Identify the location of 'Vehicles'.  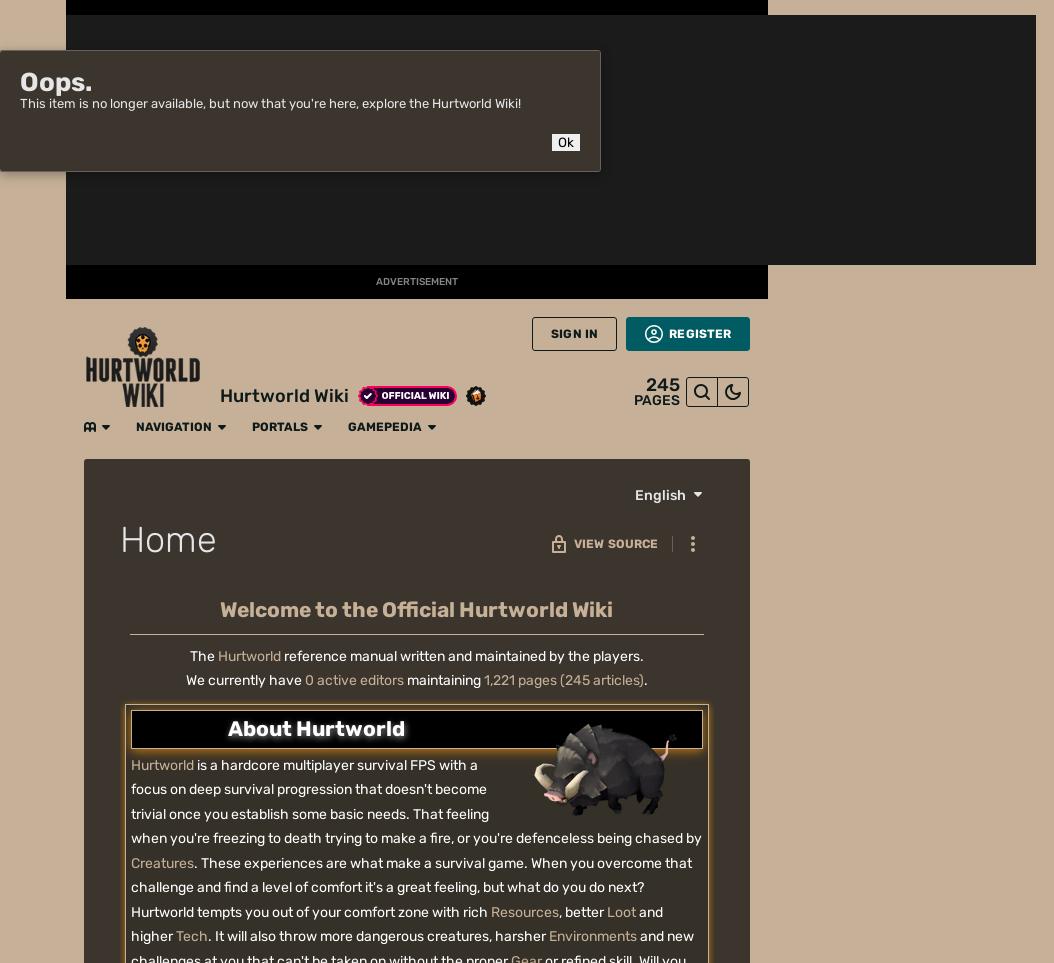
(547, 138).